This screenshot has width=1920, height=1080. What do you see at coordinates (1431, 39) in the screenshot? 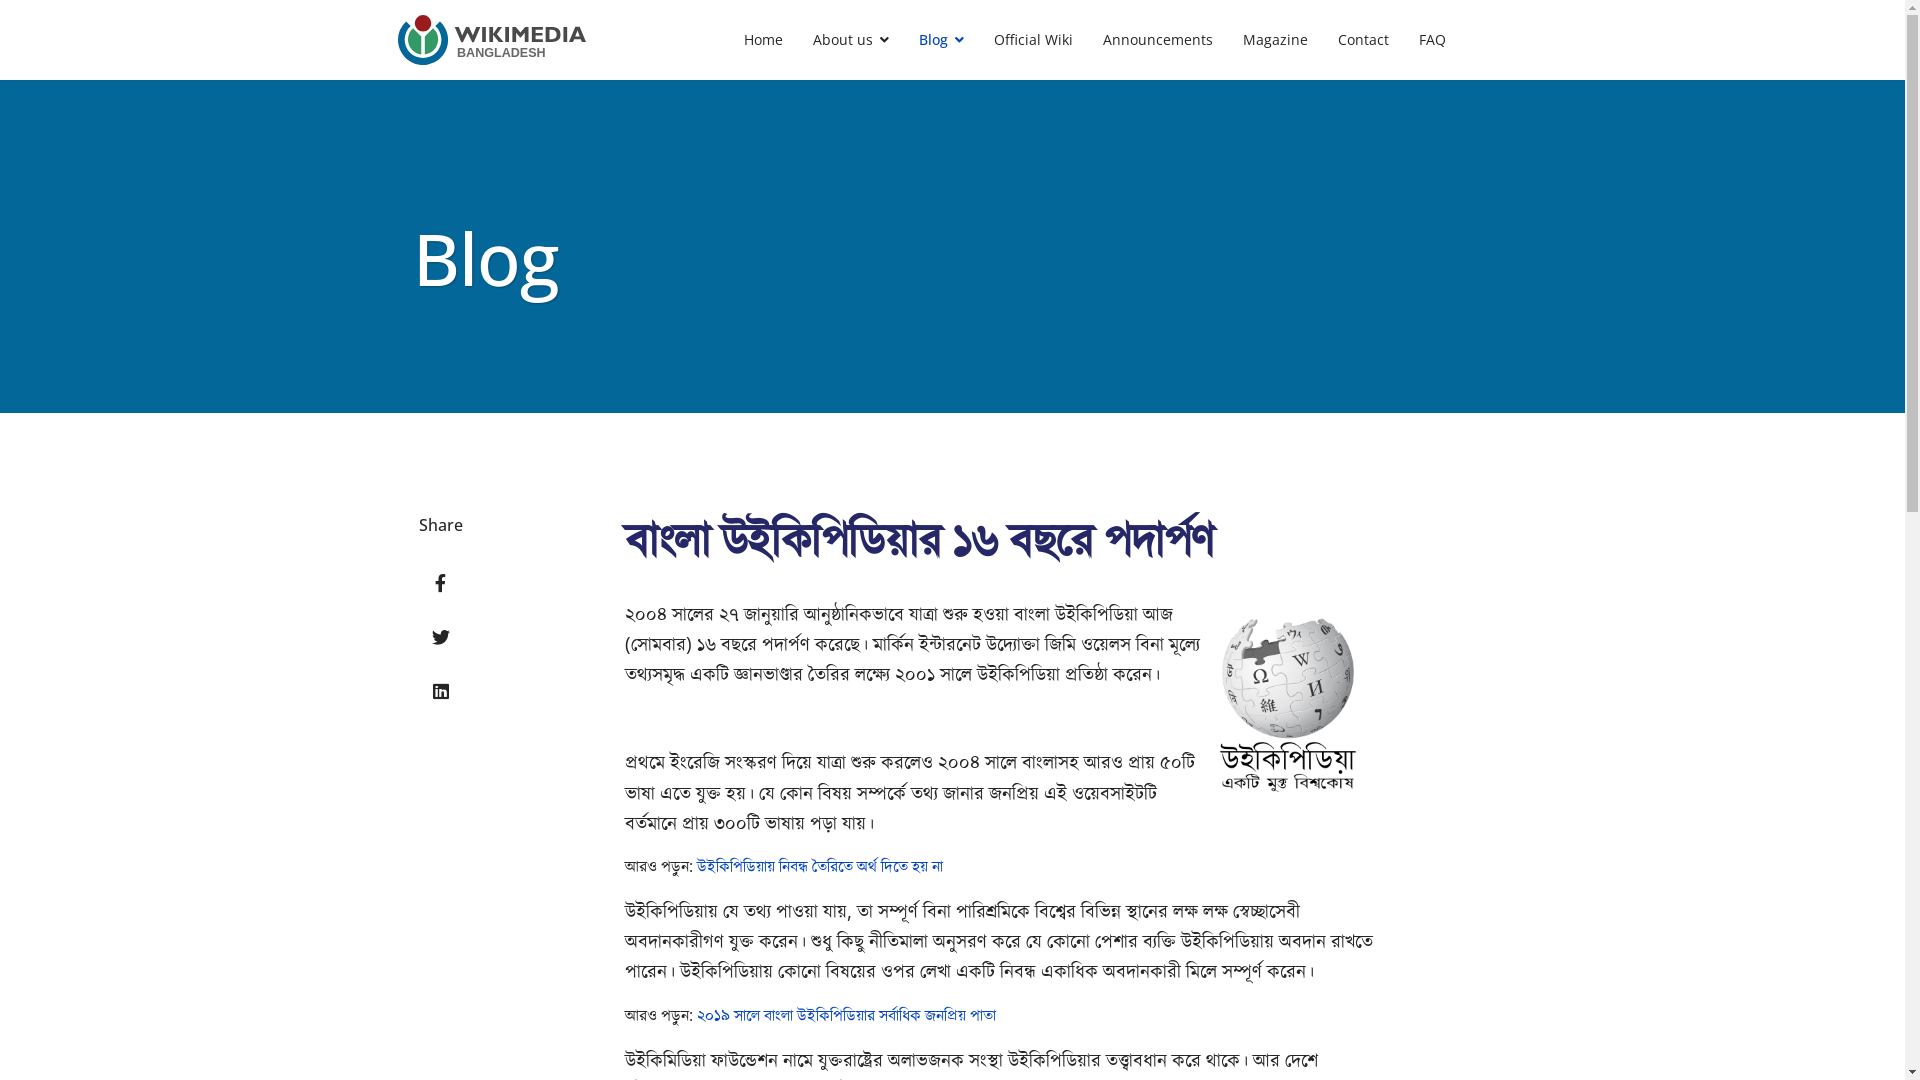
I see `'FAQ'` at bounding box center [1431, 39].